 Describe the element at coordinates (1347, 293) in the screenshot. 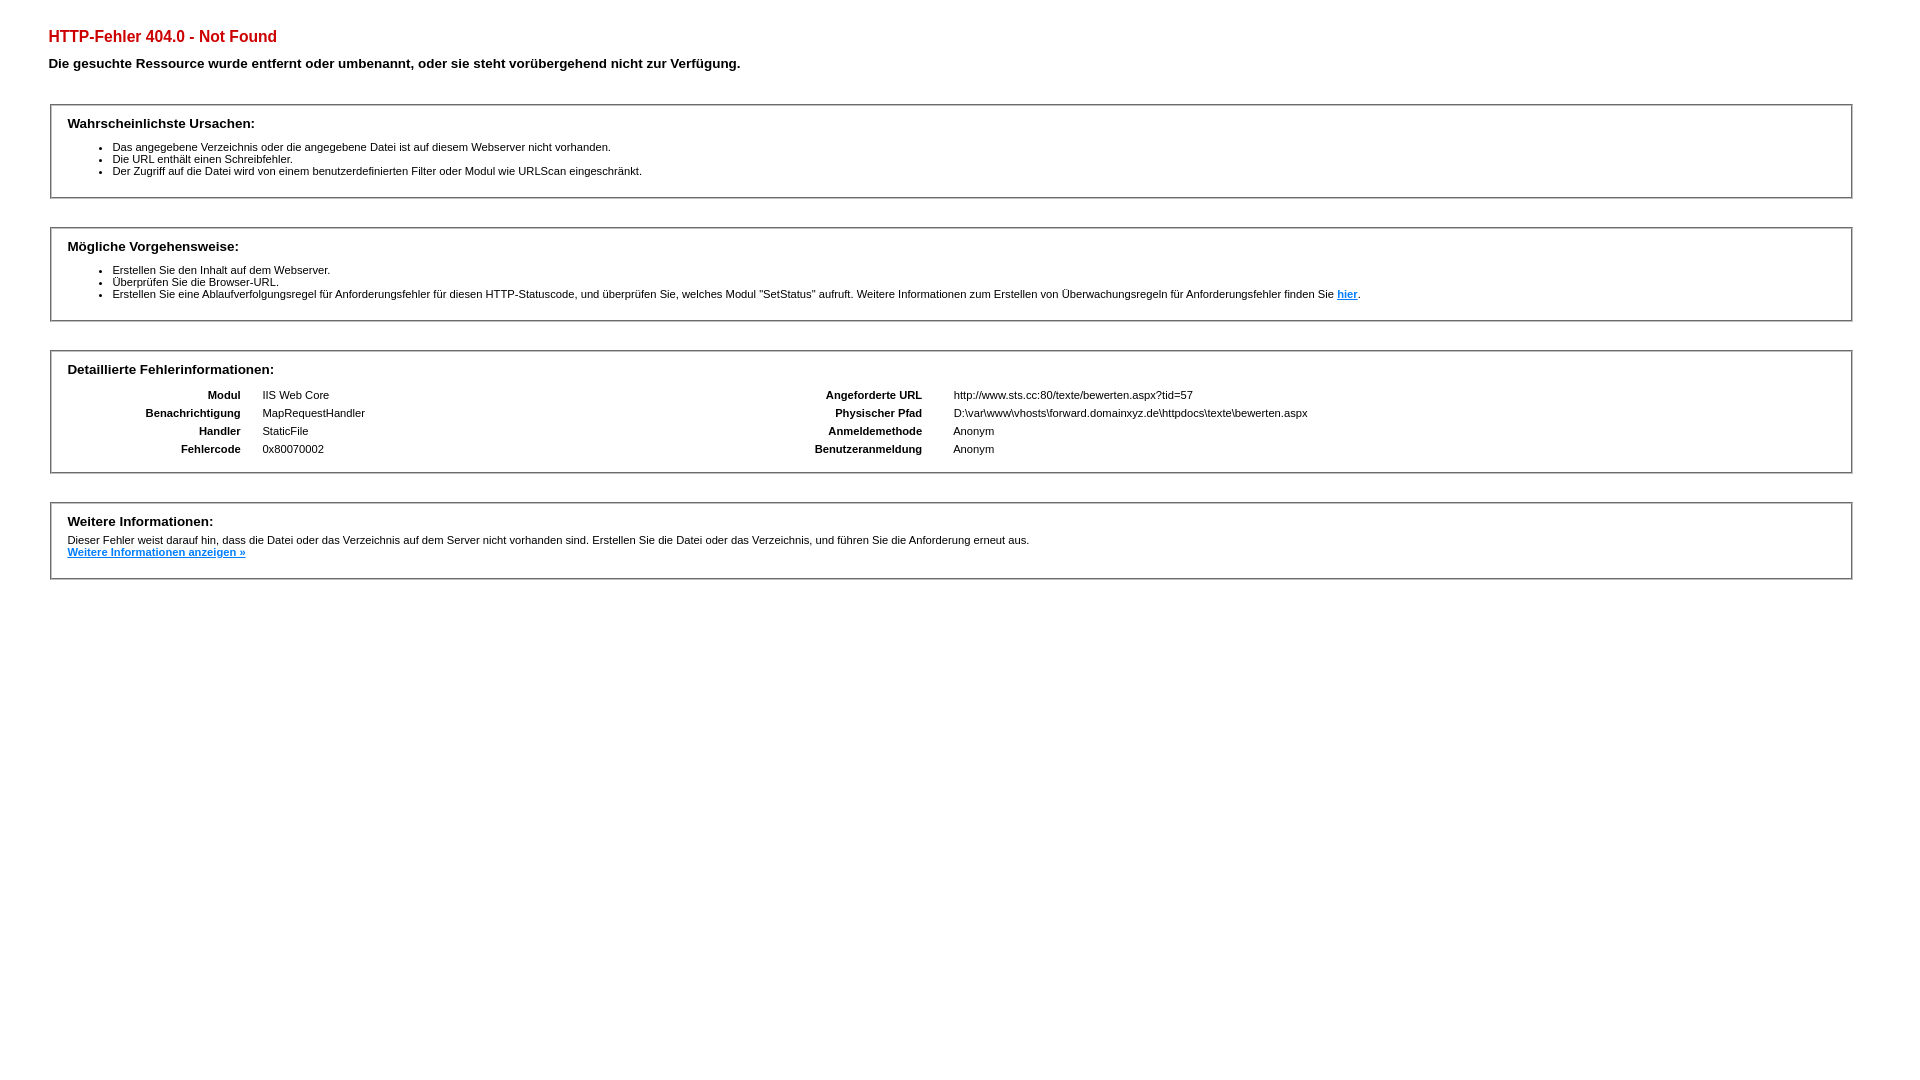

I see `'hier'` at that location.